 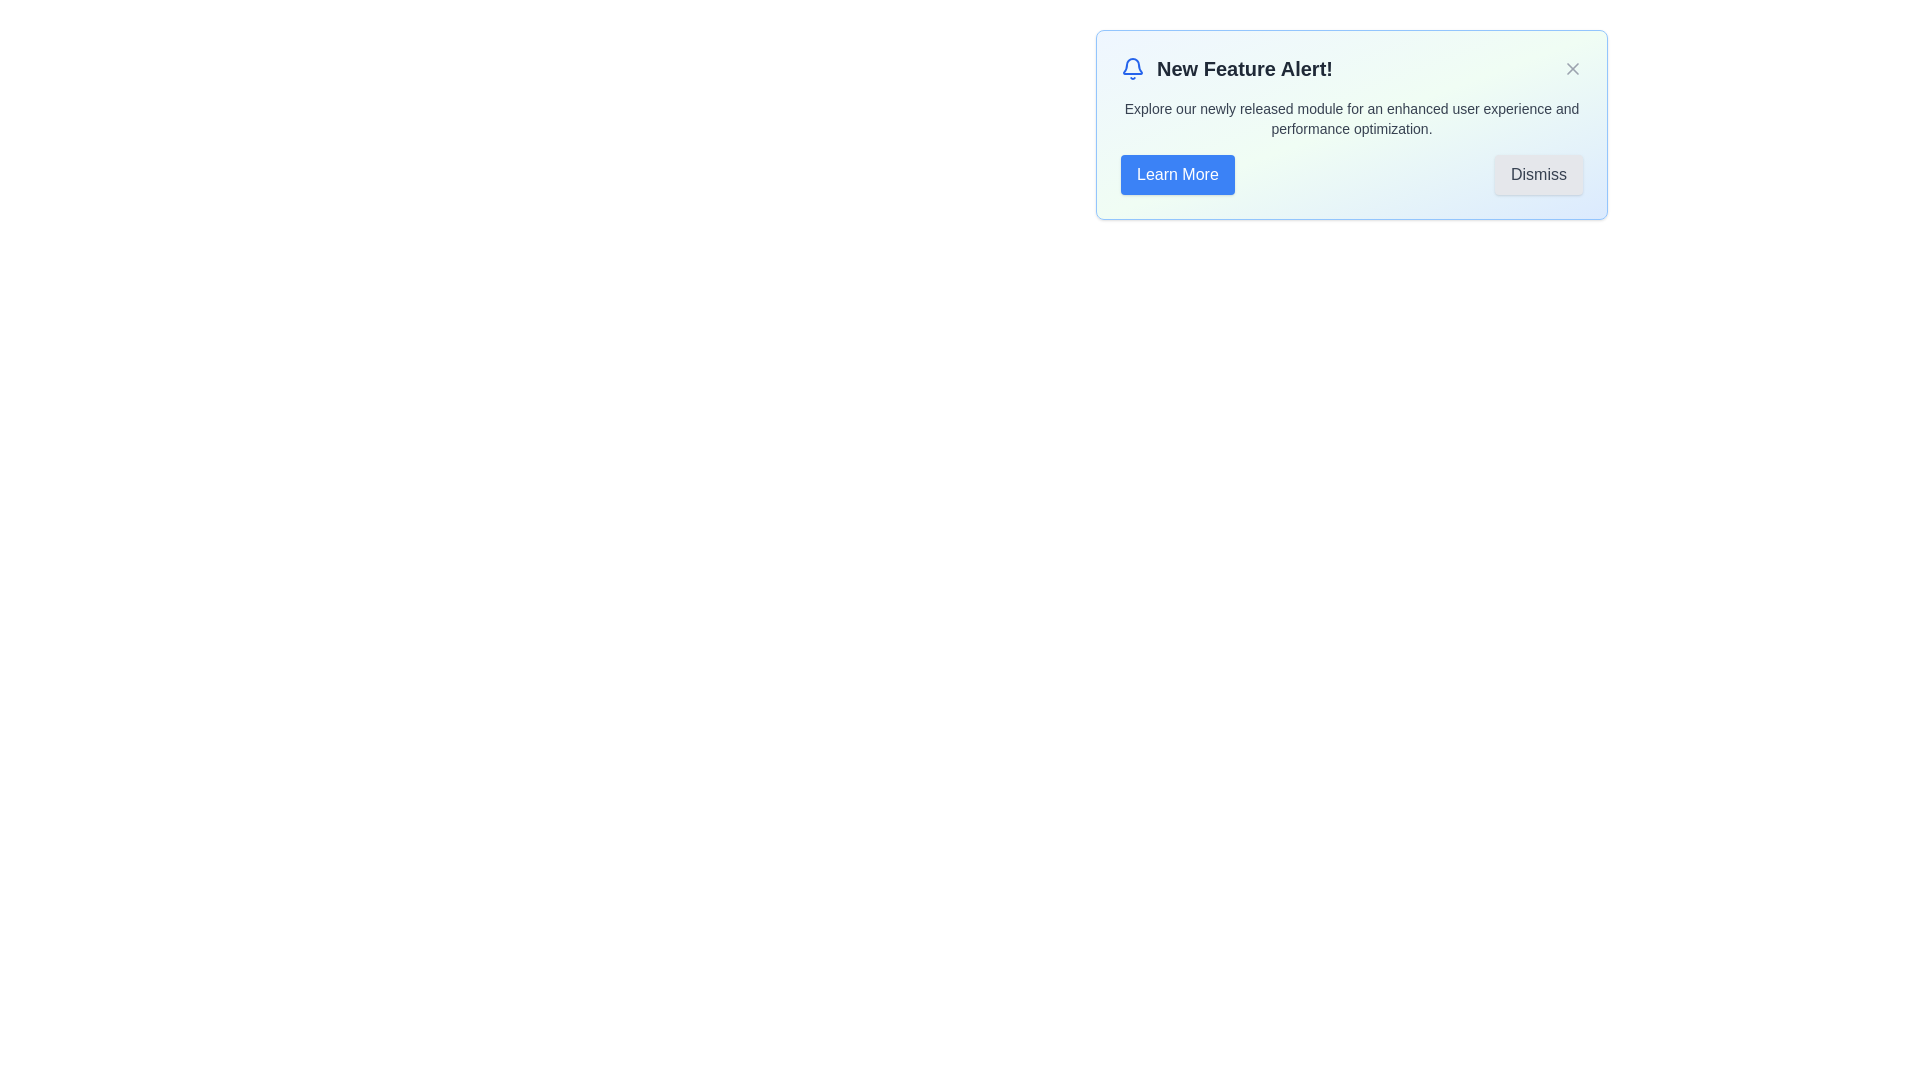 What do you see at coordinates (1572, 68) in the screenshot?
I see `the 'Close' button to dismiss the alert` at bounding box center [1572, 68].